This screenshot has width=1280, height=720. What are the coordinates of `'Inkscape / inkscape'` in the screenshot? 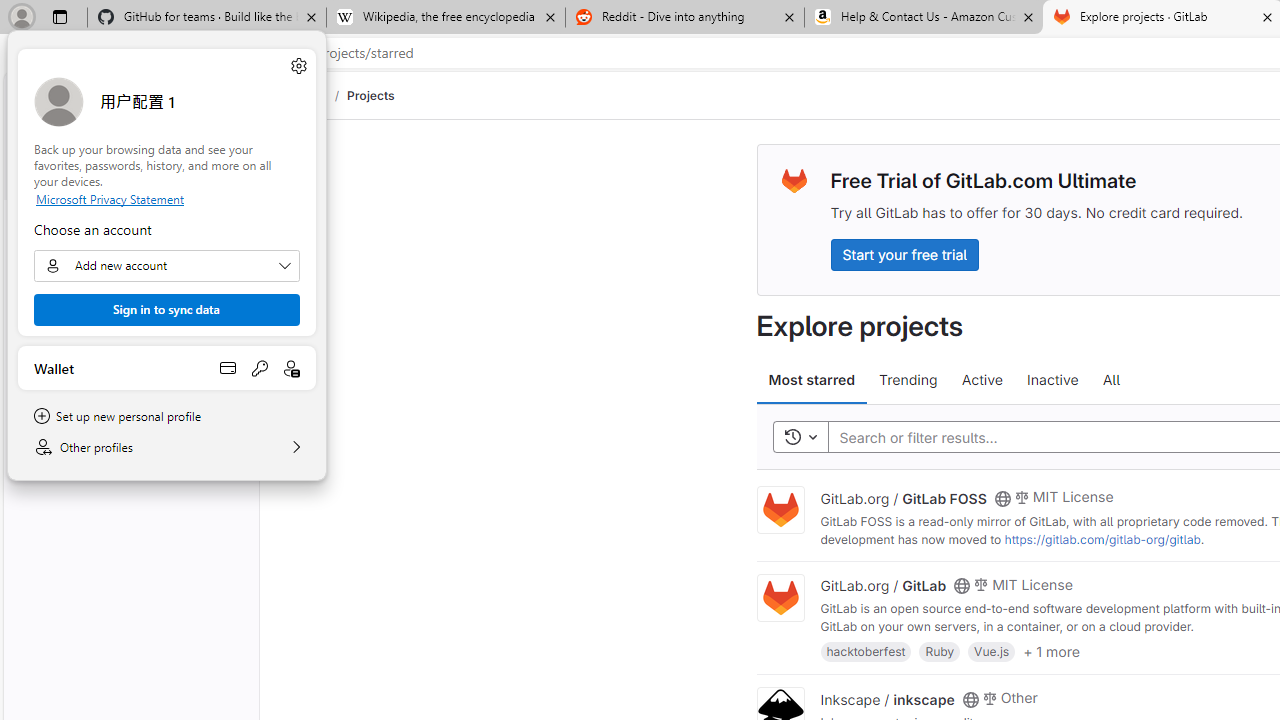 It's located at (886, 697).